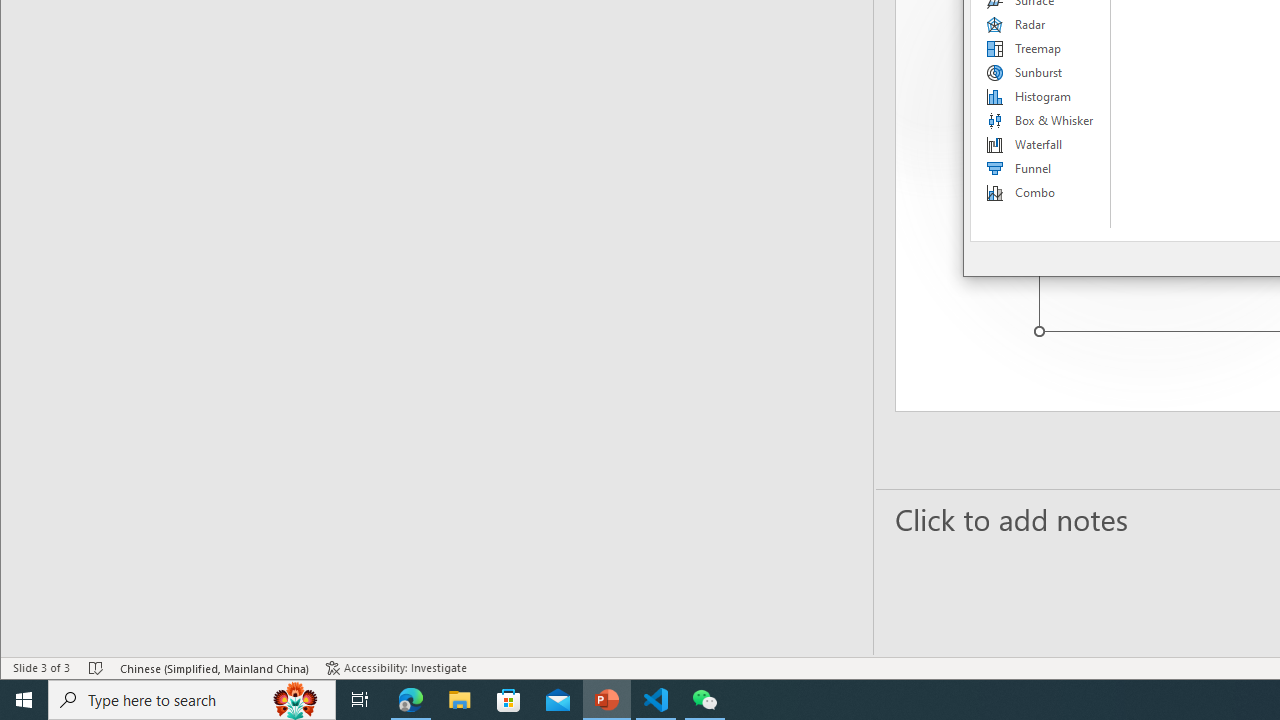  Describe the element at coordinates (1040, 192) in the screenshot. I see `'Combo'` at that location.